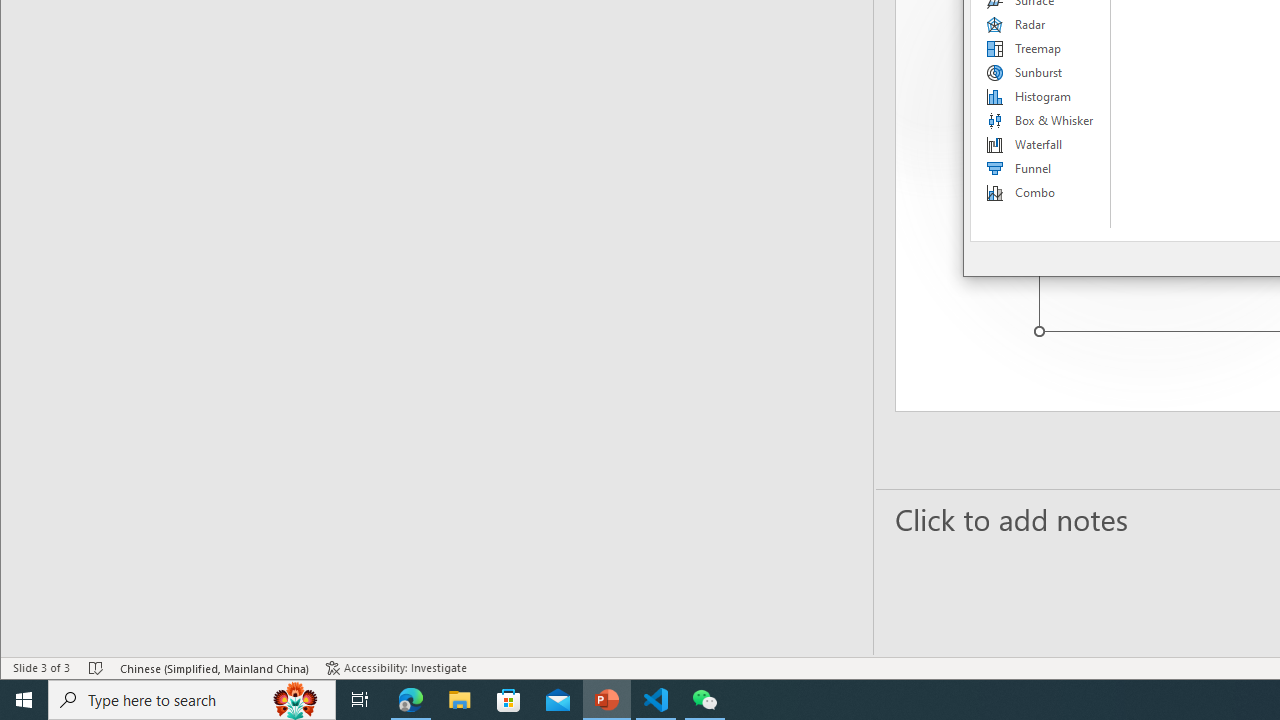  Describe the element at coordinates (1040, 192) in the screenshot. I see `'Combo'` at that location.